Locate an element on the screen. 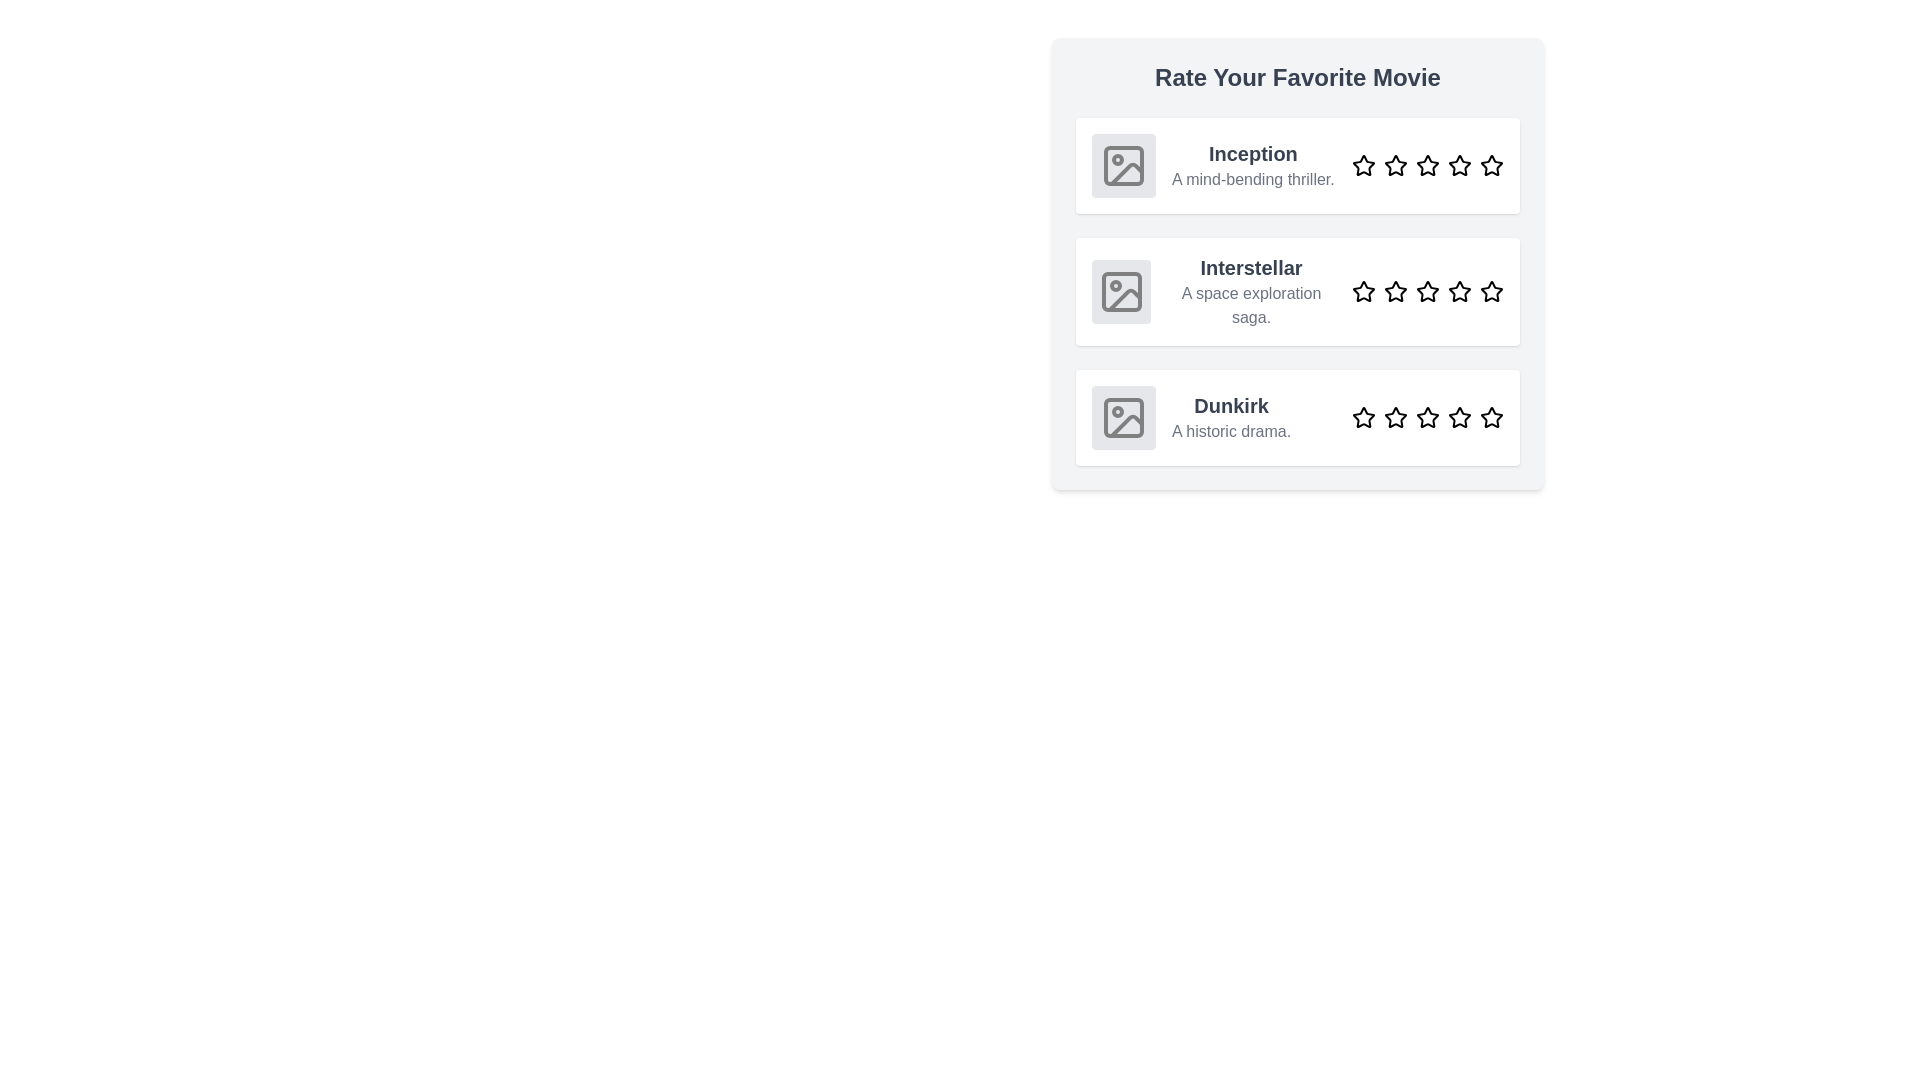 This screenshot has height=1080, width=1920. the subtitle text 'A mind-bending thriller.' located below the heading 'Inception' in the first entry of a vertical list is located at coordinates (1252, 180).